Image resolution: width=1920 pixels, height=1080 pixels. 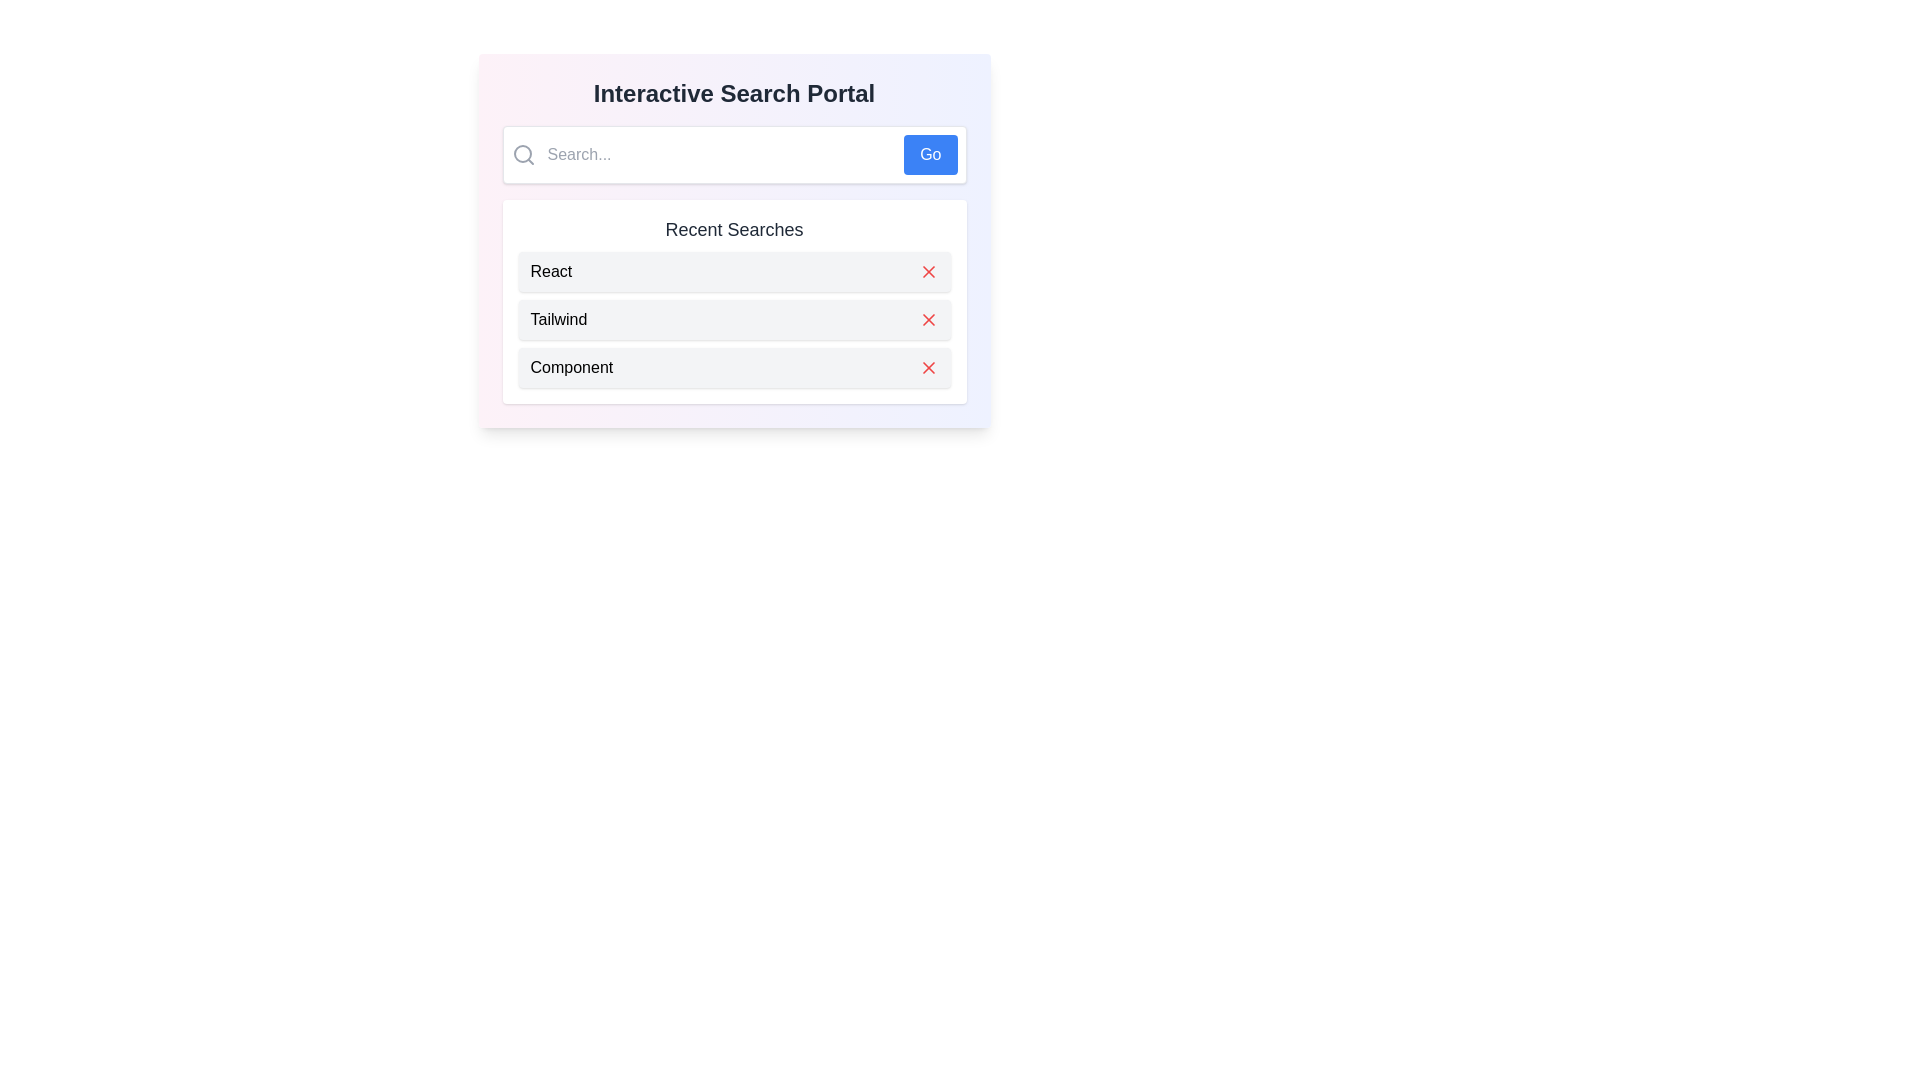 What do you see at coordinates (733, 301) in the screenshot?
I see `the second list item labeled 'Tailwind' within the 'Recent Searches' section to focus on it` at bounding box center [733, 301].